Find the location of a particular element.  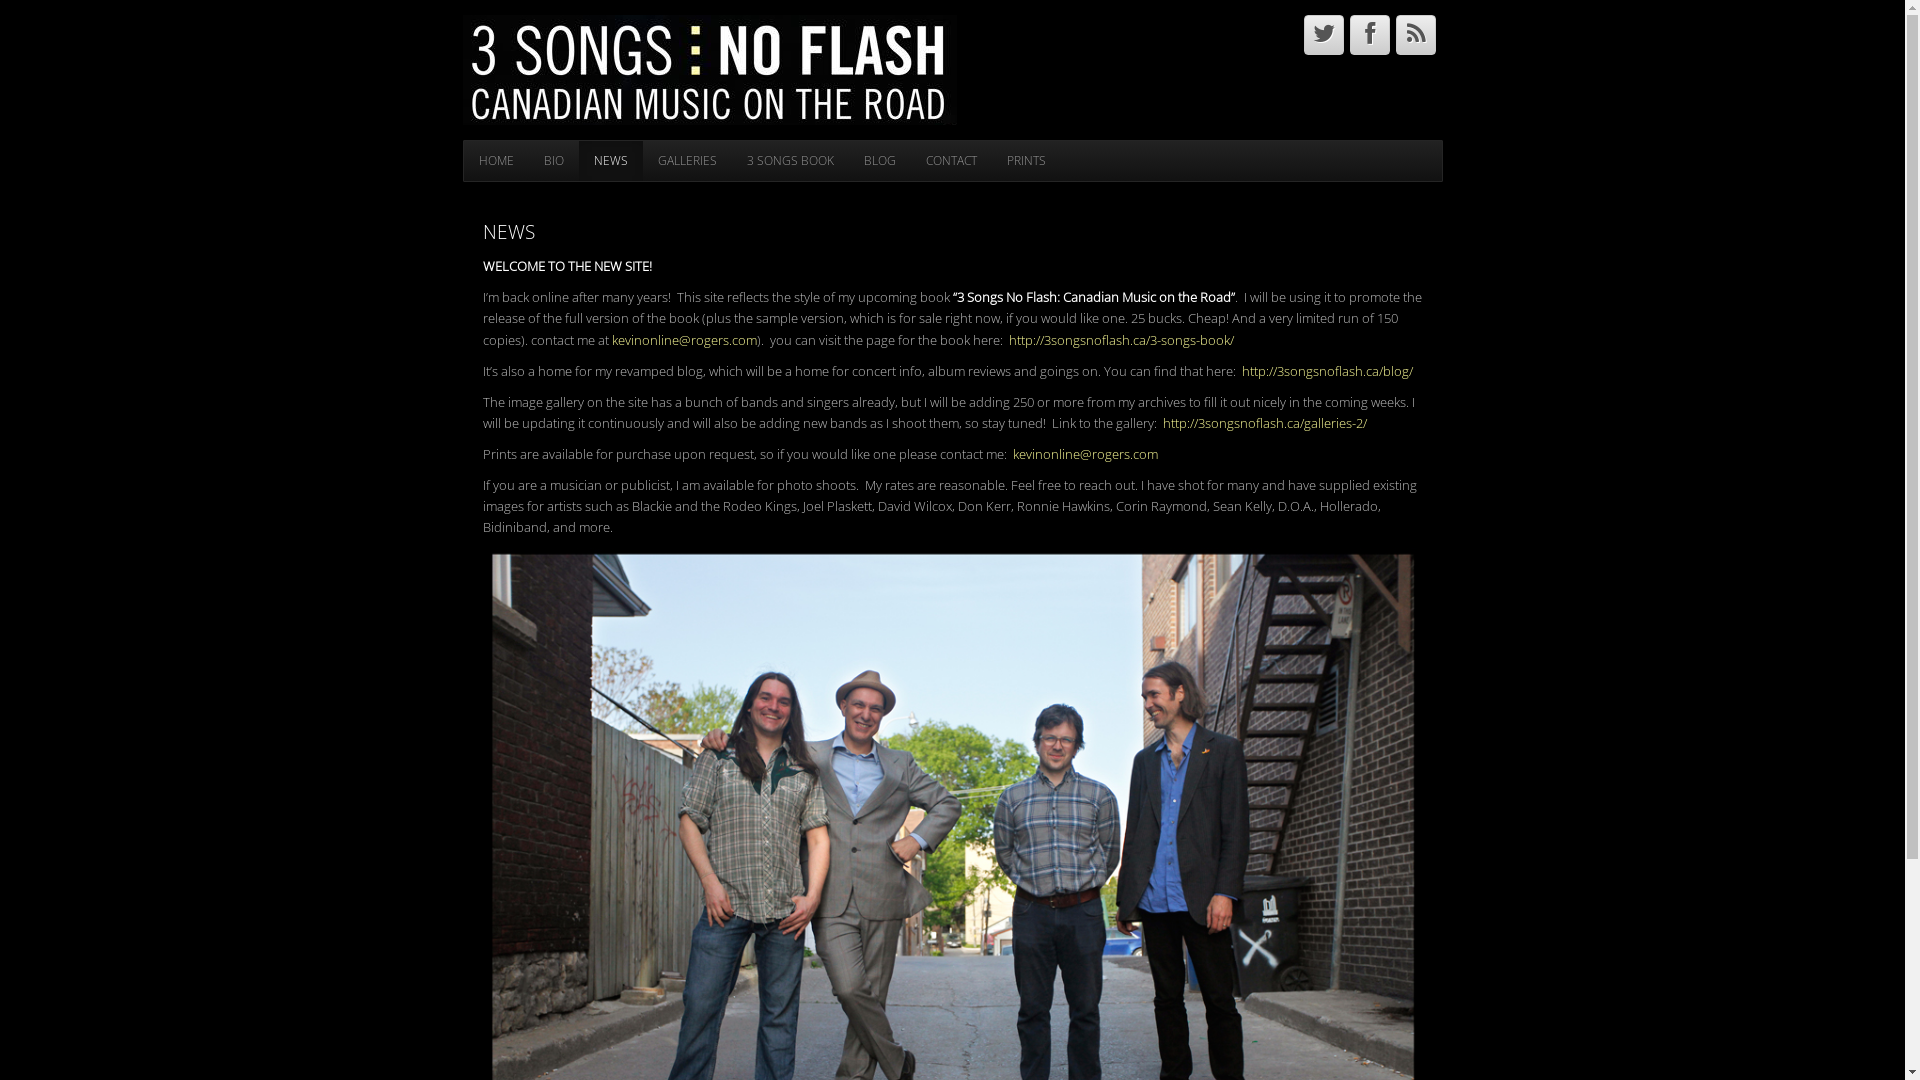

'BIO' is located at coordinates (528, 160).